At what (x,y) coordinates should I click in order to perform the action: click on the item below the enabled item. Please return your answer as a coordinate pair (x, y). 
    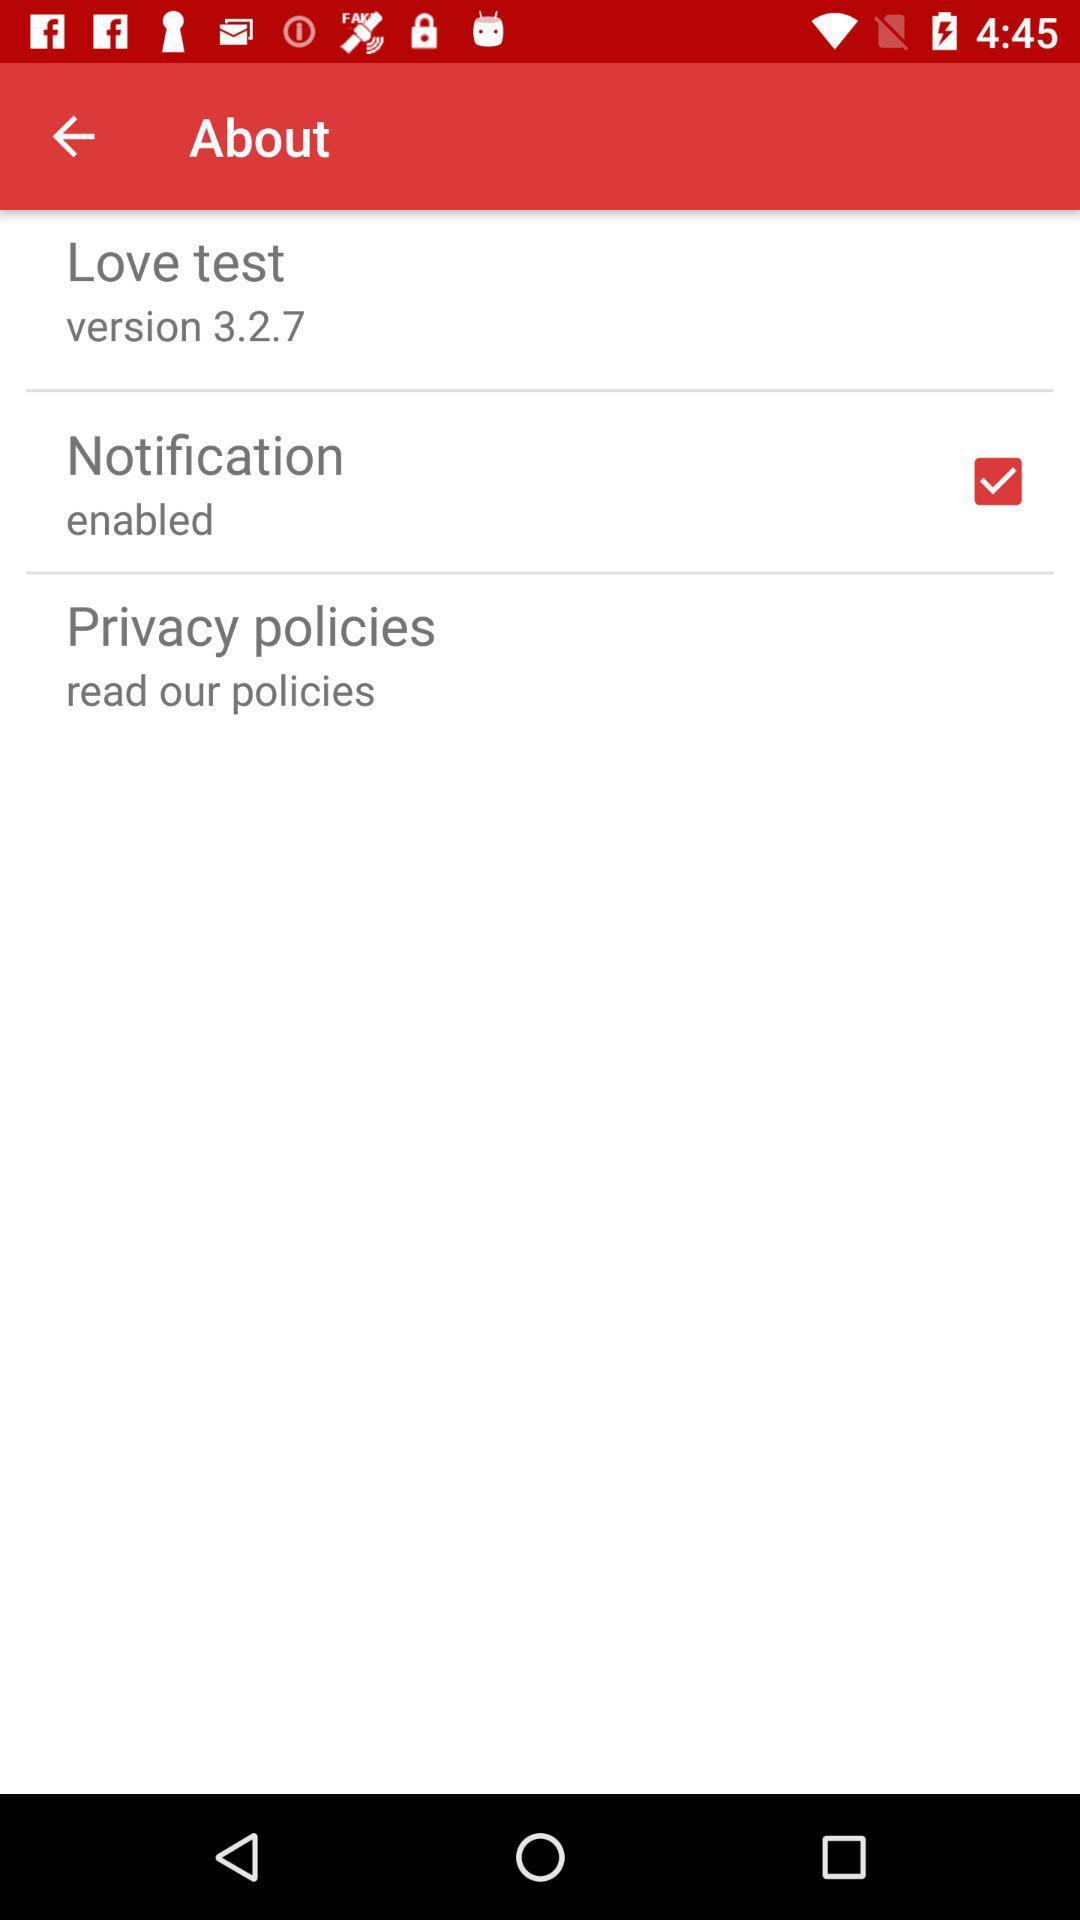
    Looking at the image, I should click on (540, 571).